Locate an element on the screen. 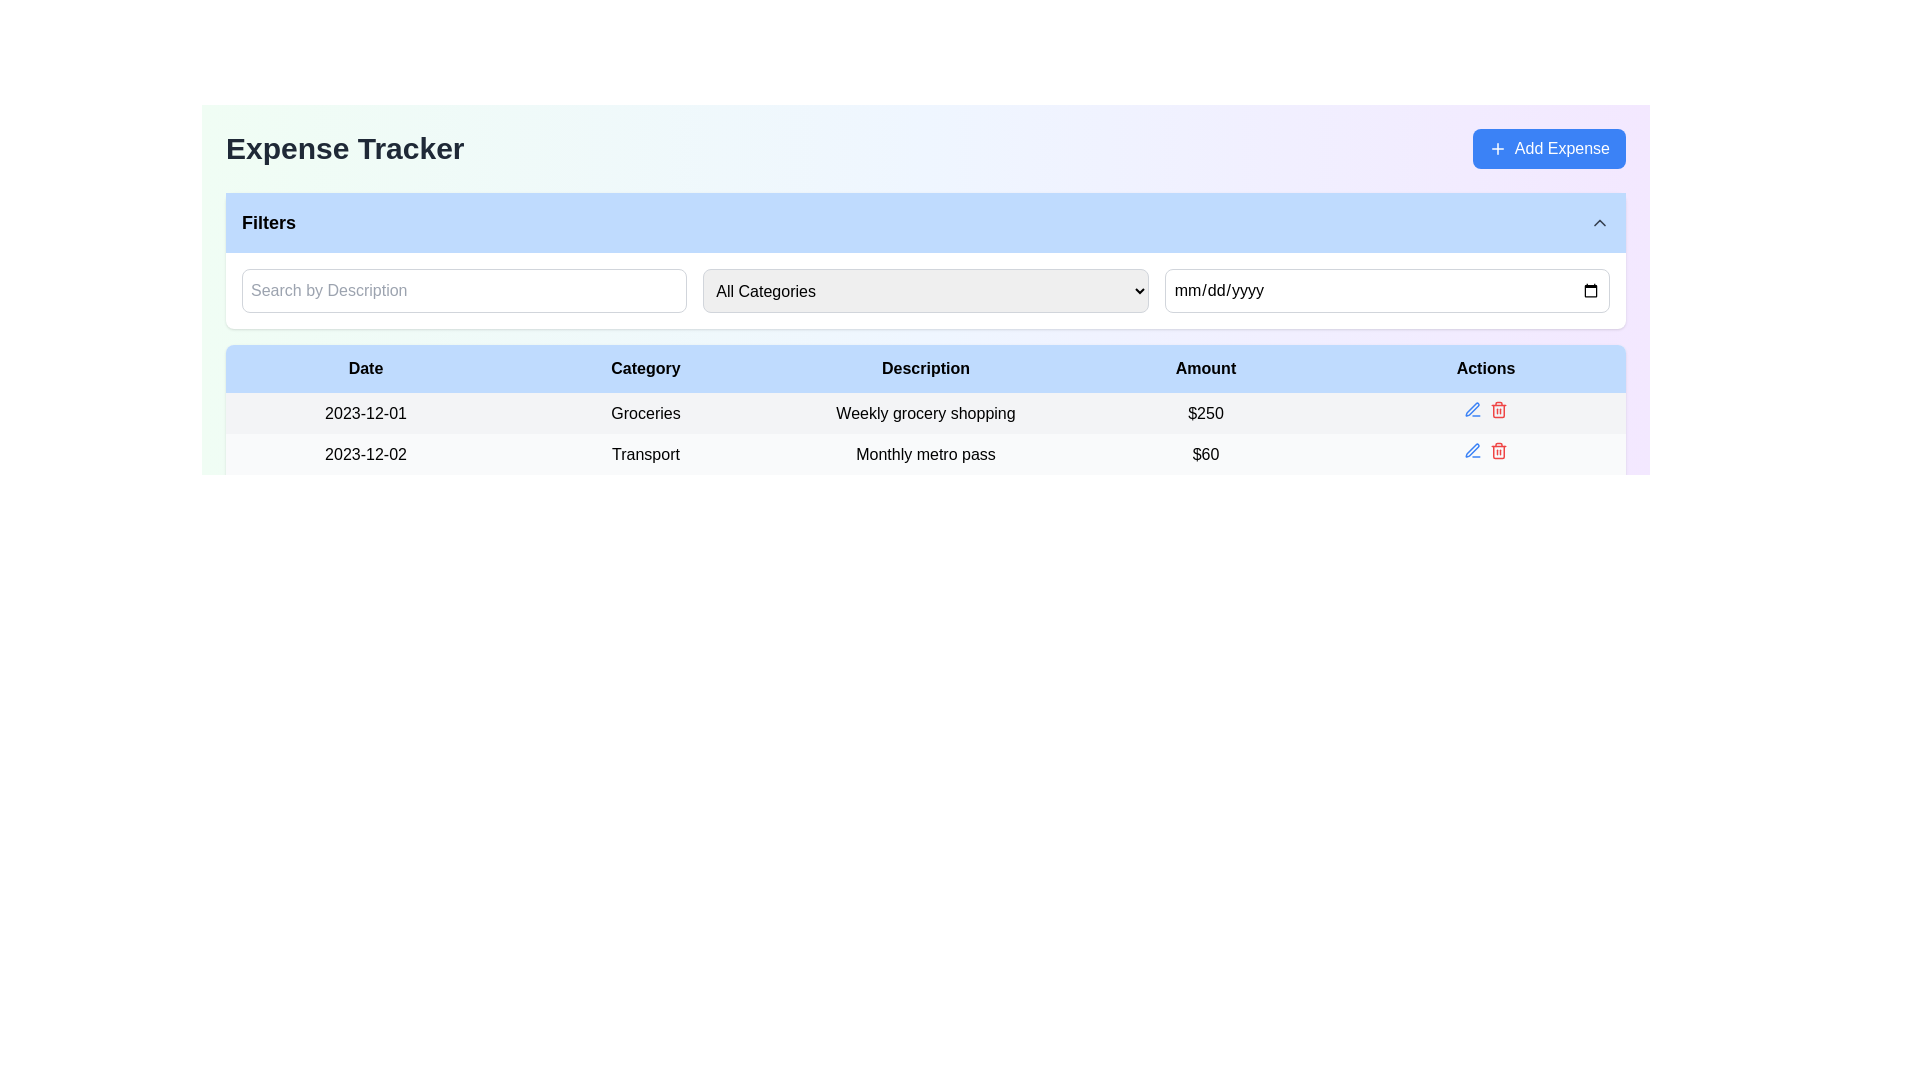 This screenshot has width=1920, height=1080. the pen icon button in the 'Actions' column of the second row is located at coordinates (1472, 408).